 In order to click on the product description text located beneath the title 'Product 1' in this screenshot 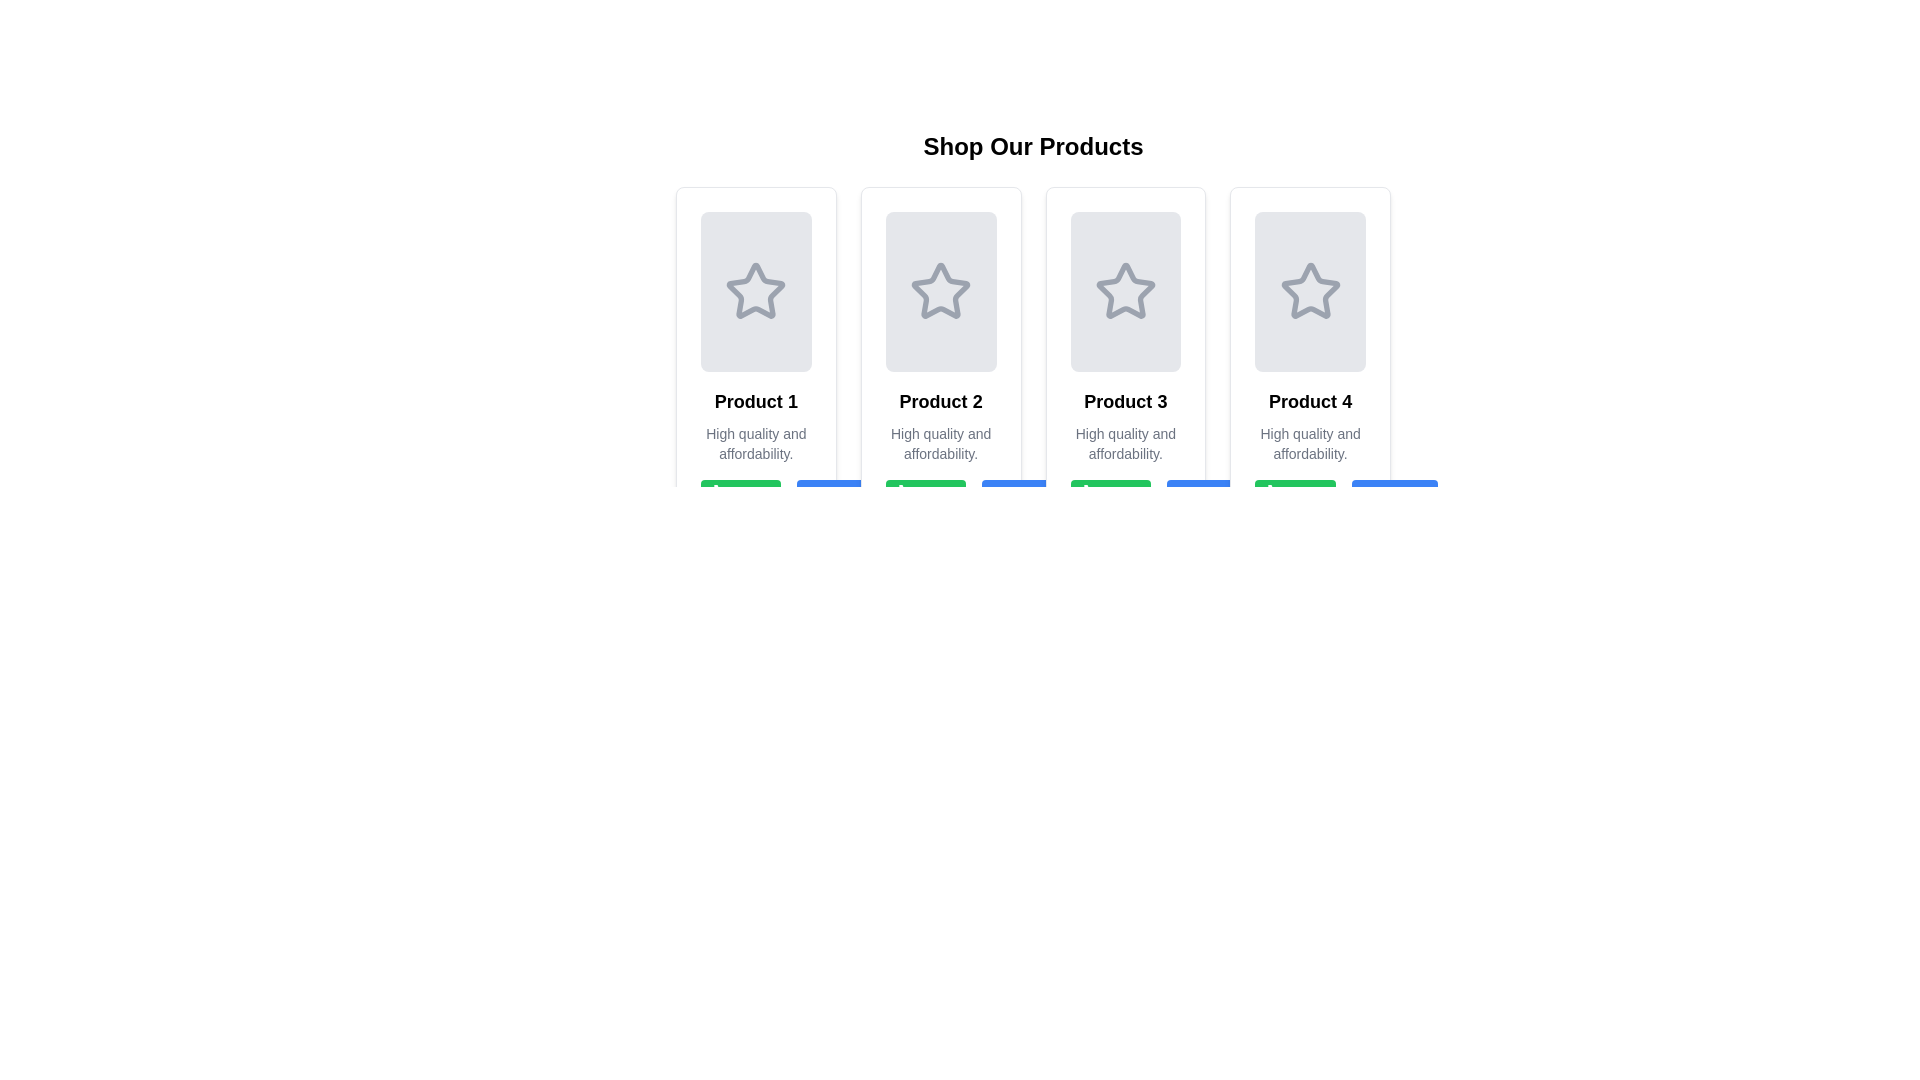, I will do `click(755, 442)`.